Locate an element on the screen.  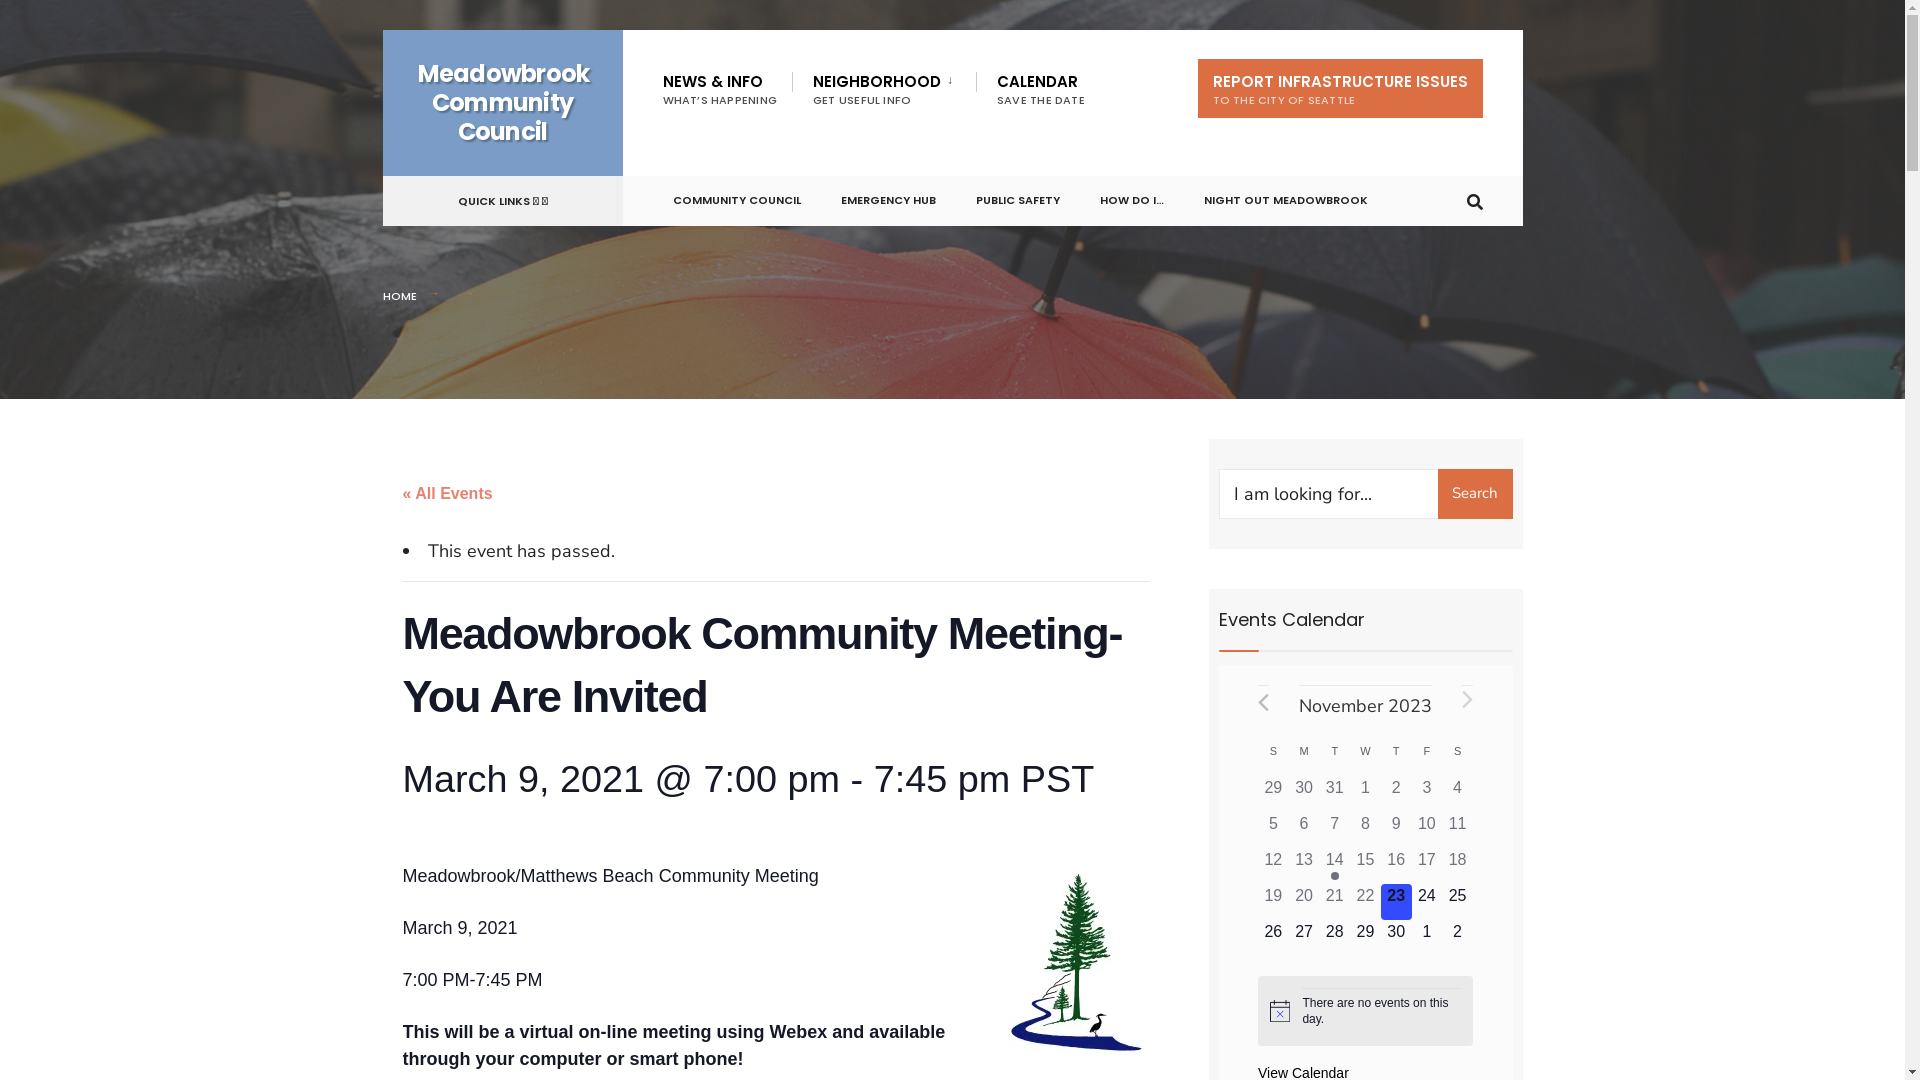
'0 events, is located at coordinates (1364, 829).